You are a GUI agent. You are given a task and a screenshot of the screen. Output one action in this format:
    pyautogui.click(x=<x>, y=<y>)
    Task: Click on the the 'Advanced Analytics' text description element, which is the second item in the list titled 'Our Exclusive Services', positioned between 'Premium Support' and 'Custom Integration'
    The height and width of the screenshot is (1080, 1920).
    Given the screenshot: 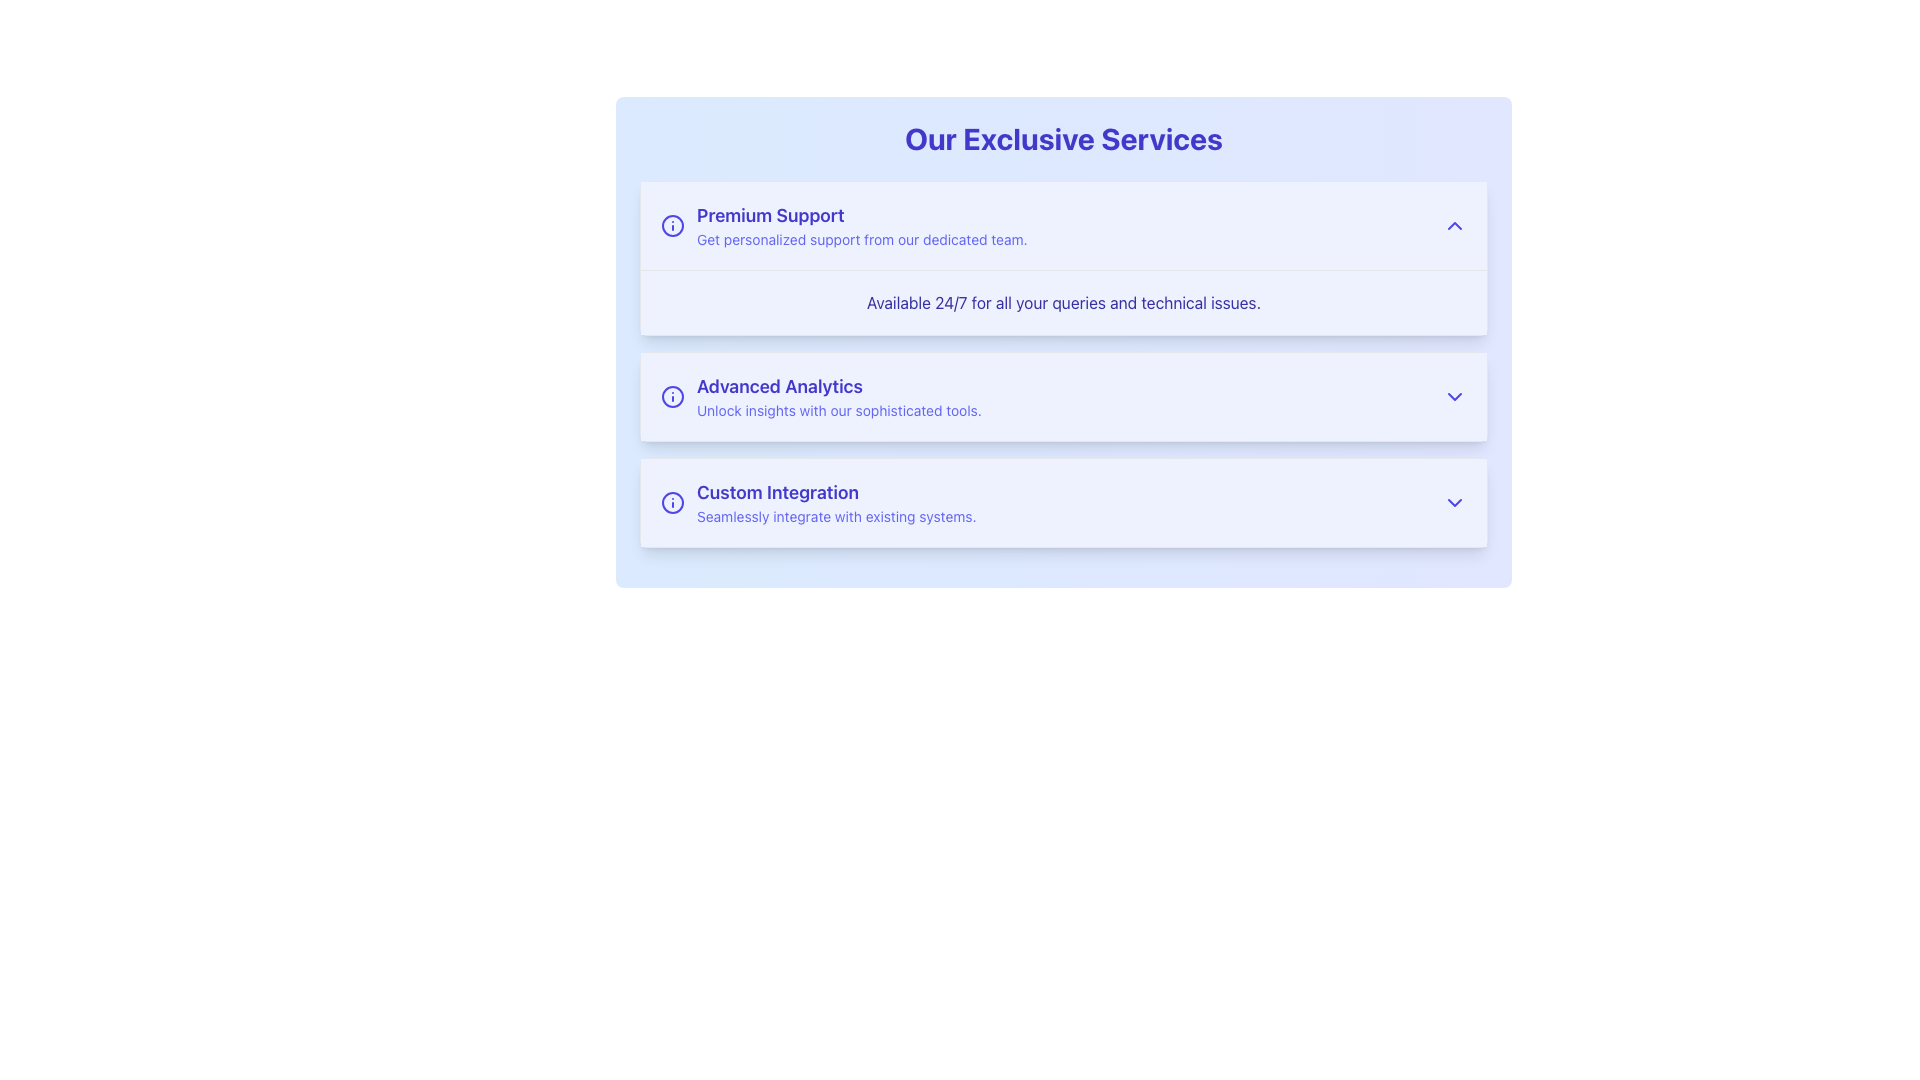 What is the action you would take?
    pyautogui.click(x=839, y=397)
    